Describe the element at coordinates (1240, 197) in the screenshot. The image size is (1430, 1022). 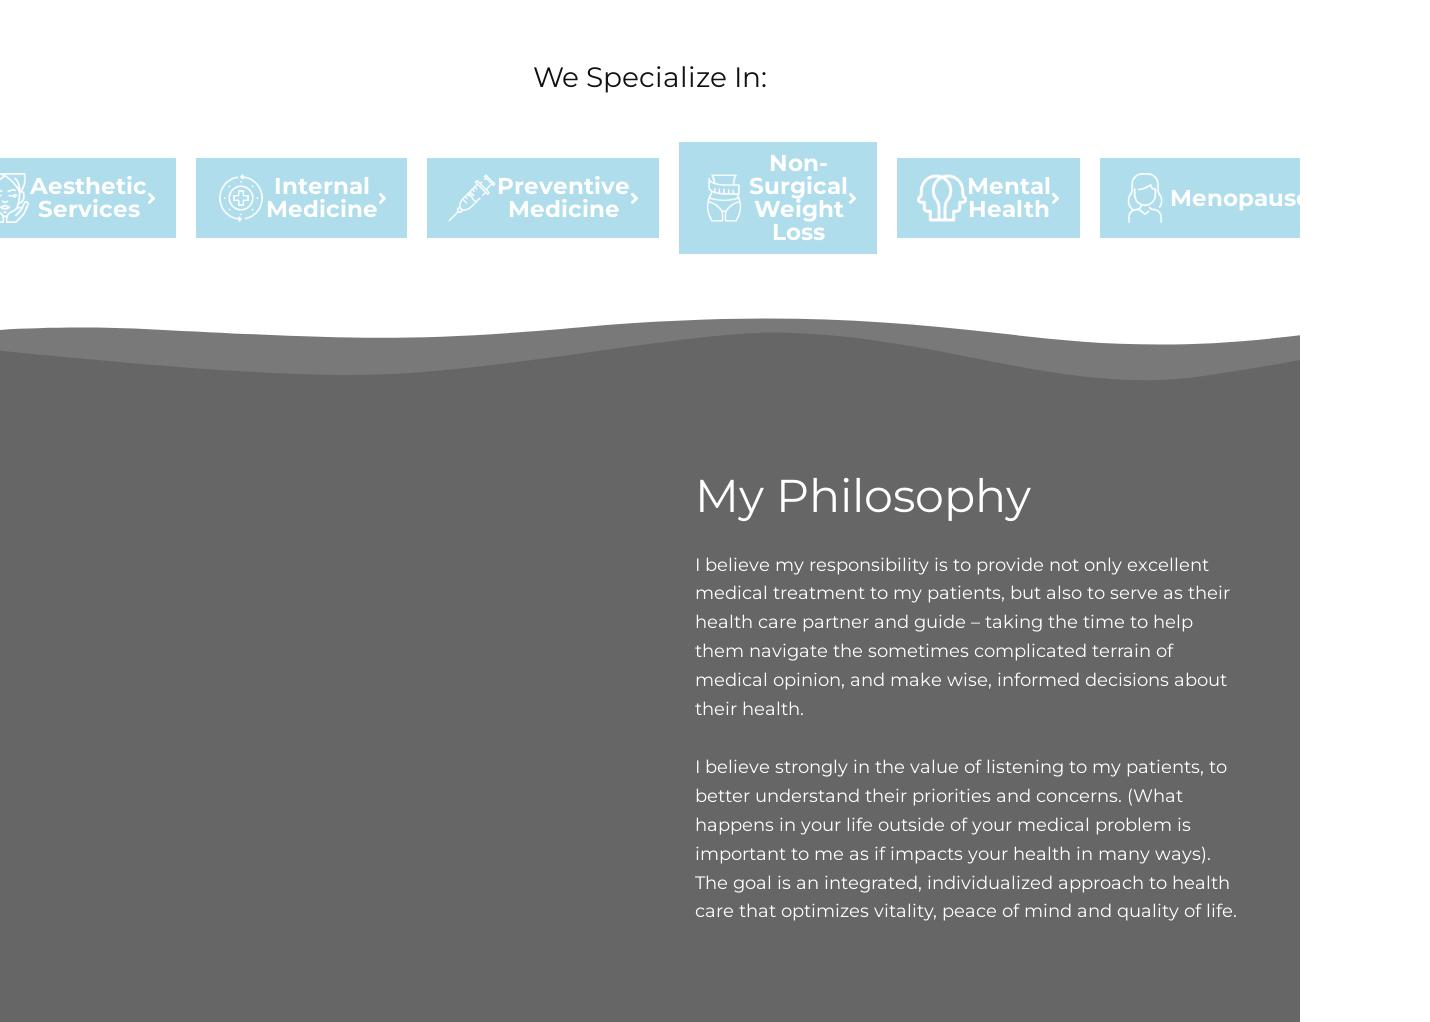
I see `'menopause'` at that location.